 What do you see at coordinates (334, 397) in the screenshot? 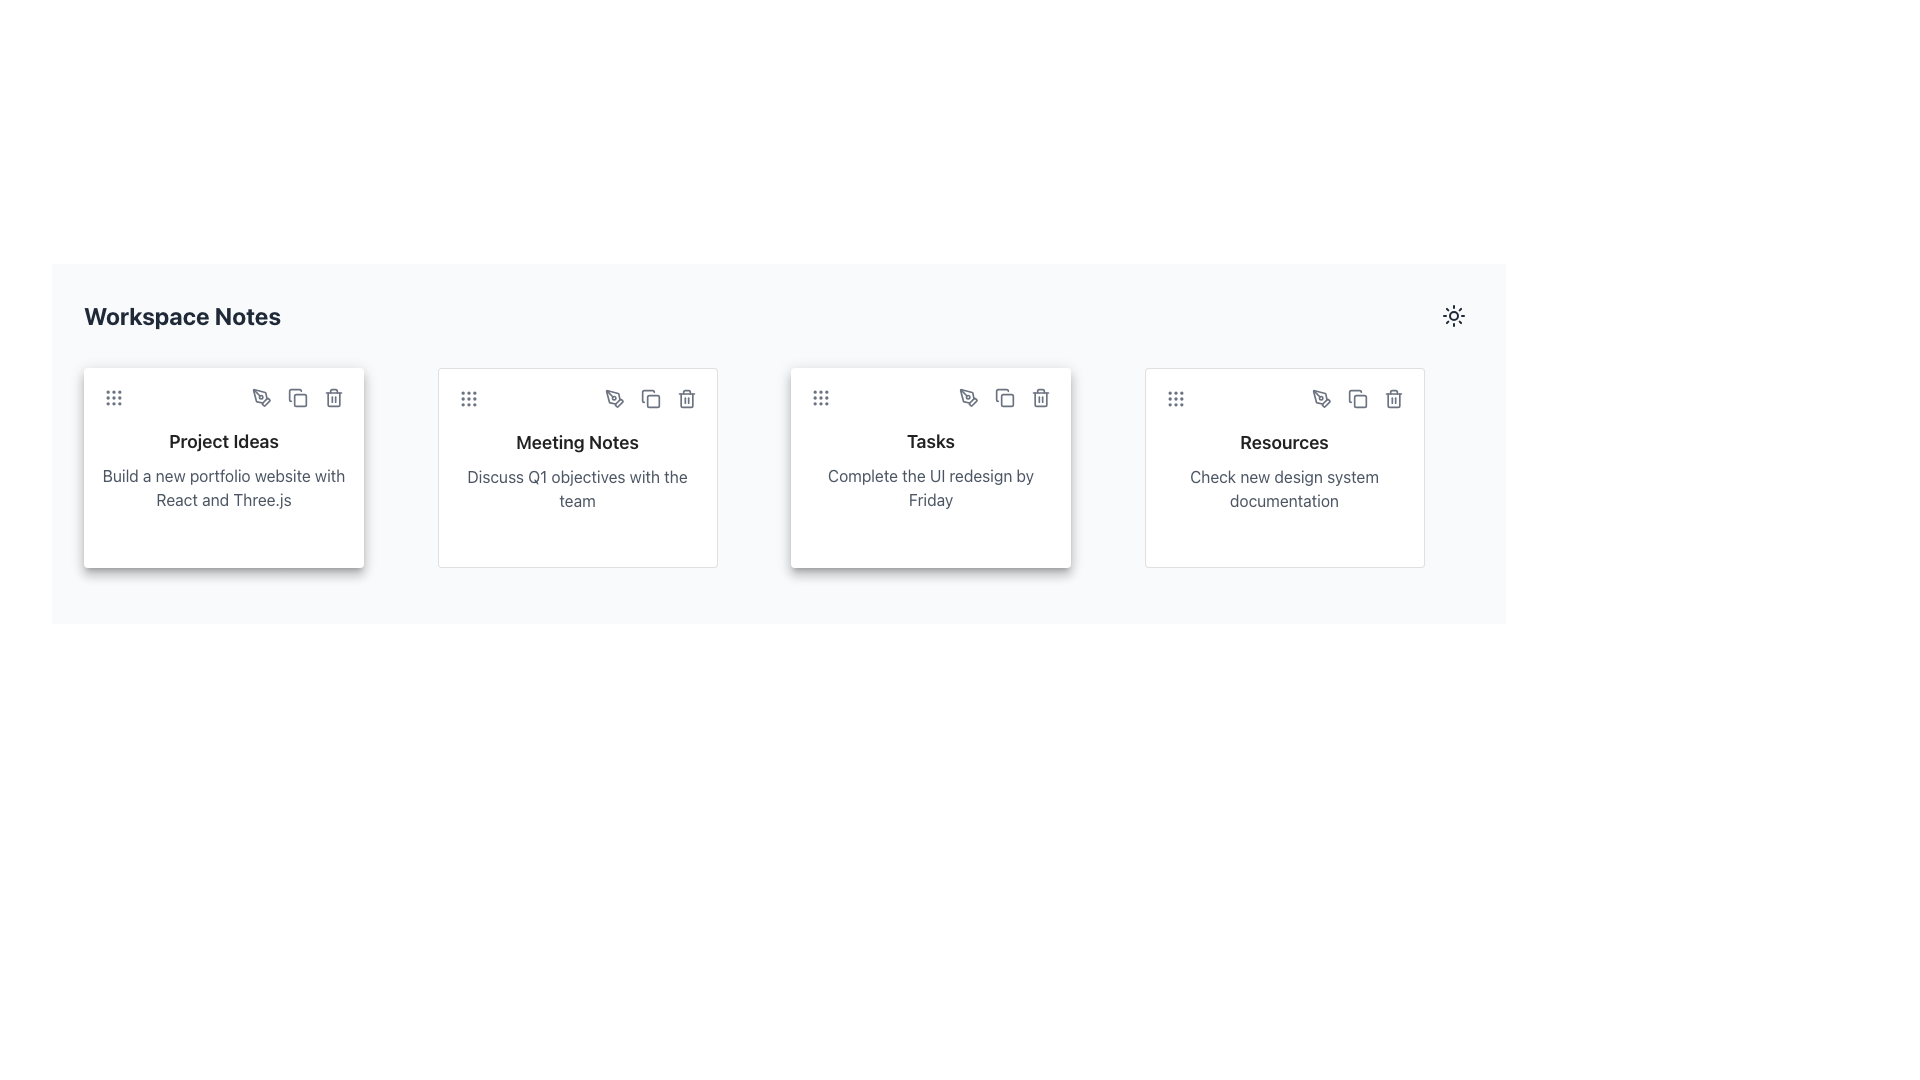
I see `the delete icon located in the top-right corner of the 'Project Ideas' card within the 'Workspace Notes' section to initiate the deletion action` at bounding box center [334, 397].